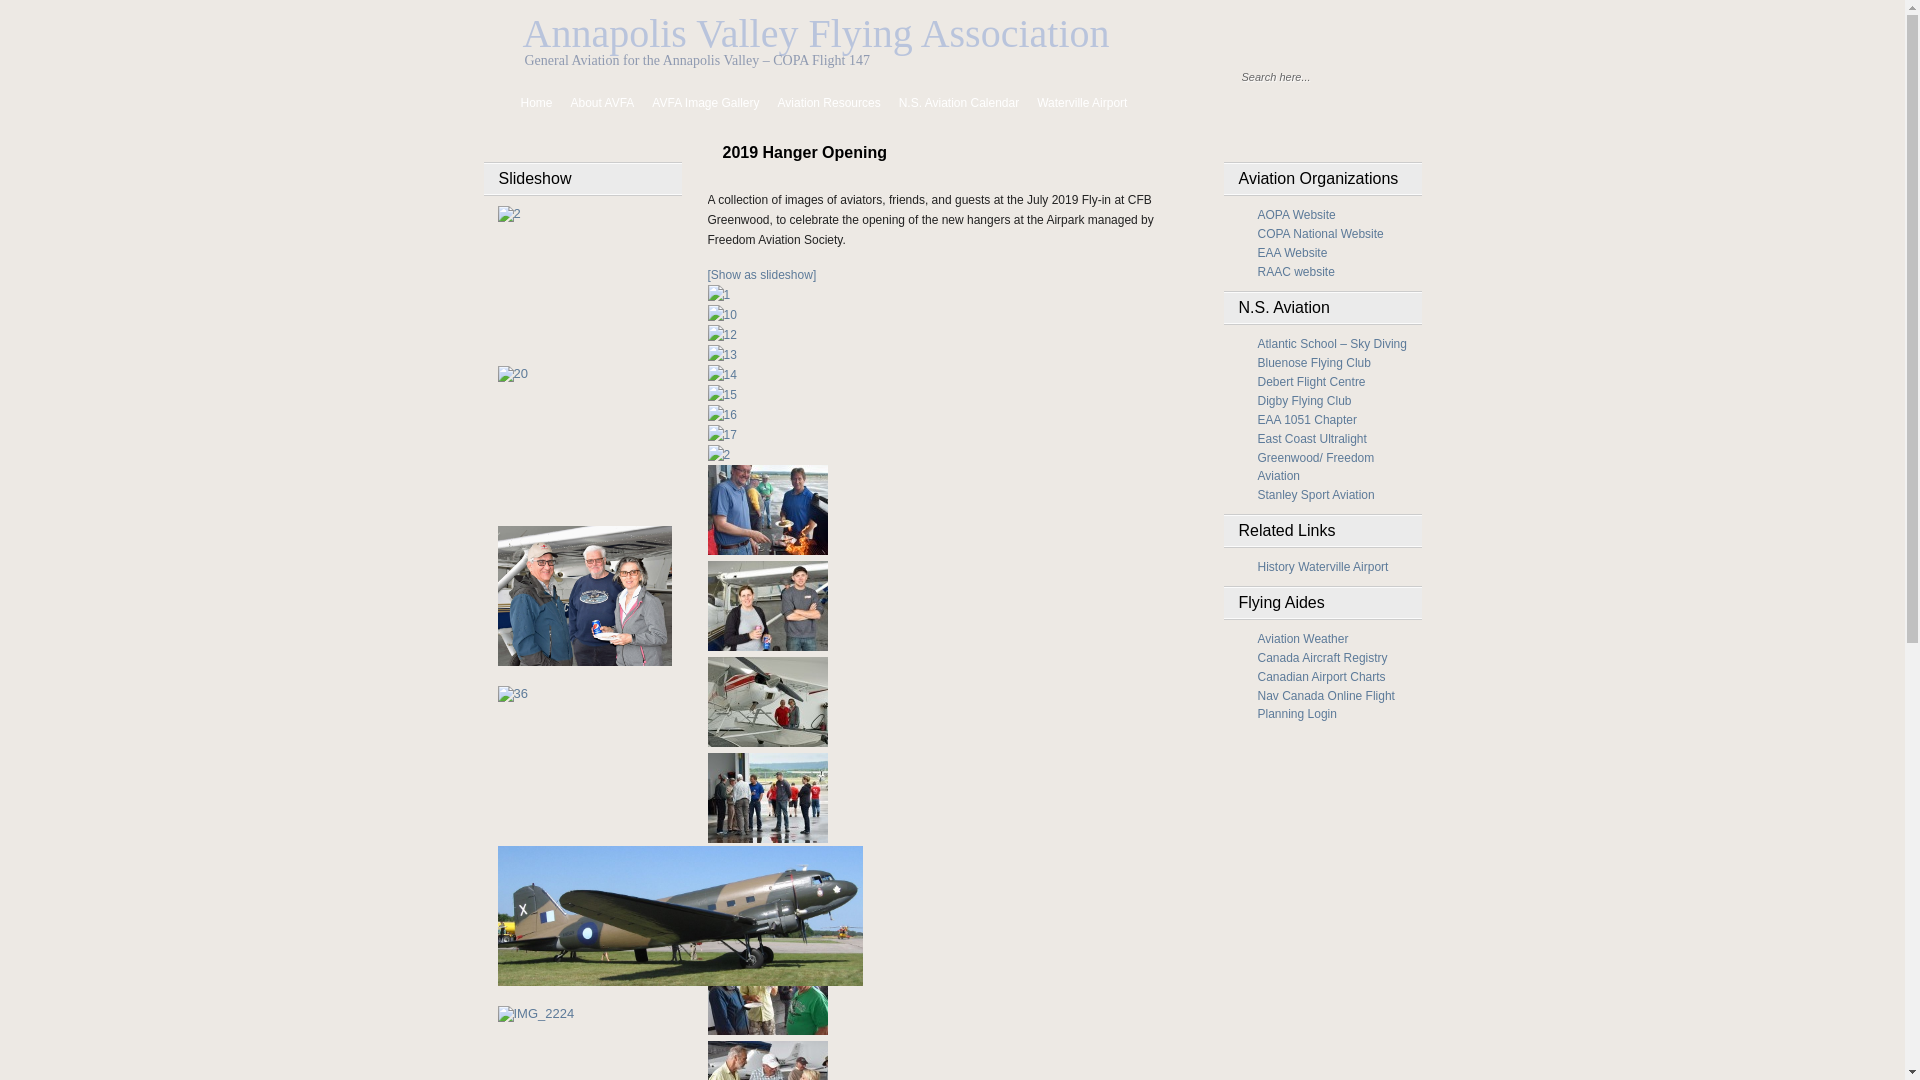 This screenshot has width=1920, height=1080. I want to click on '1', so click(708, 294).